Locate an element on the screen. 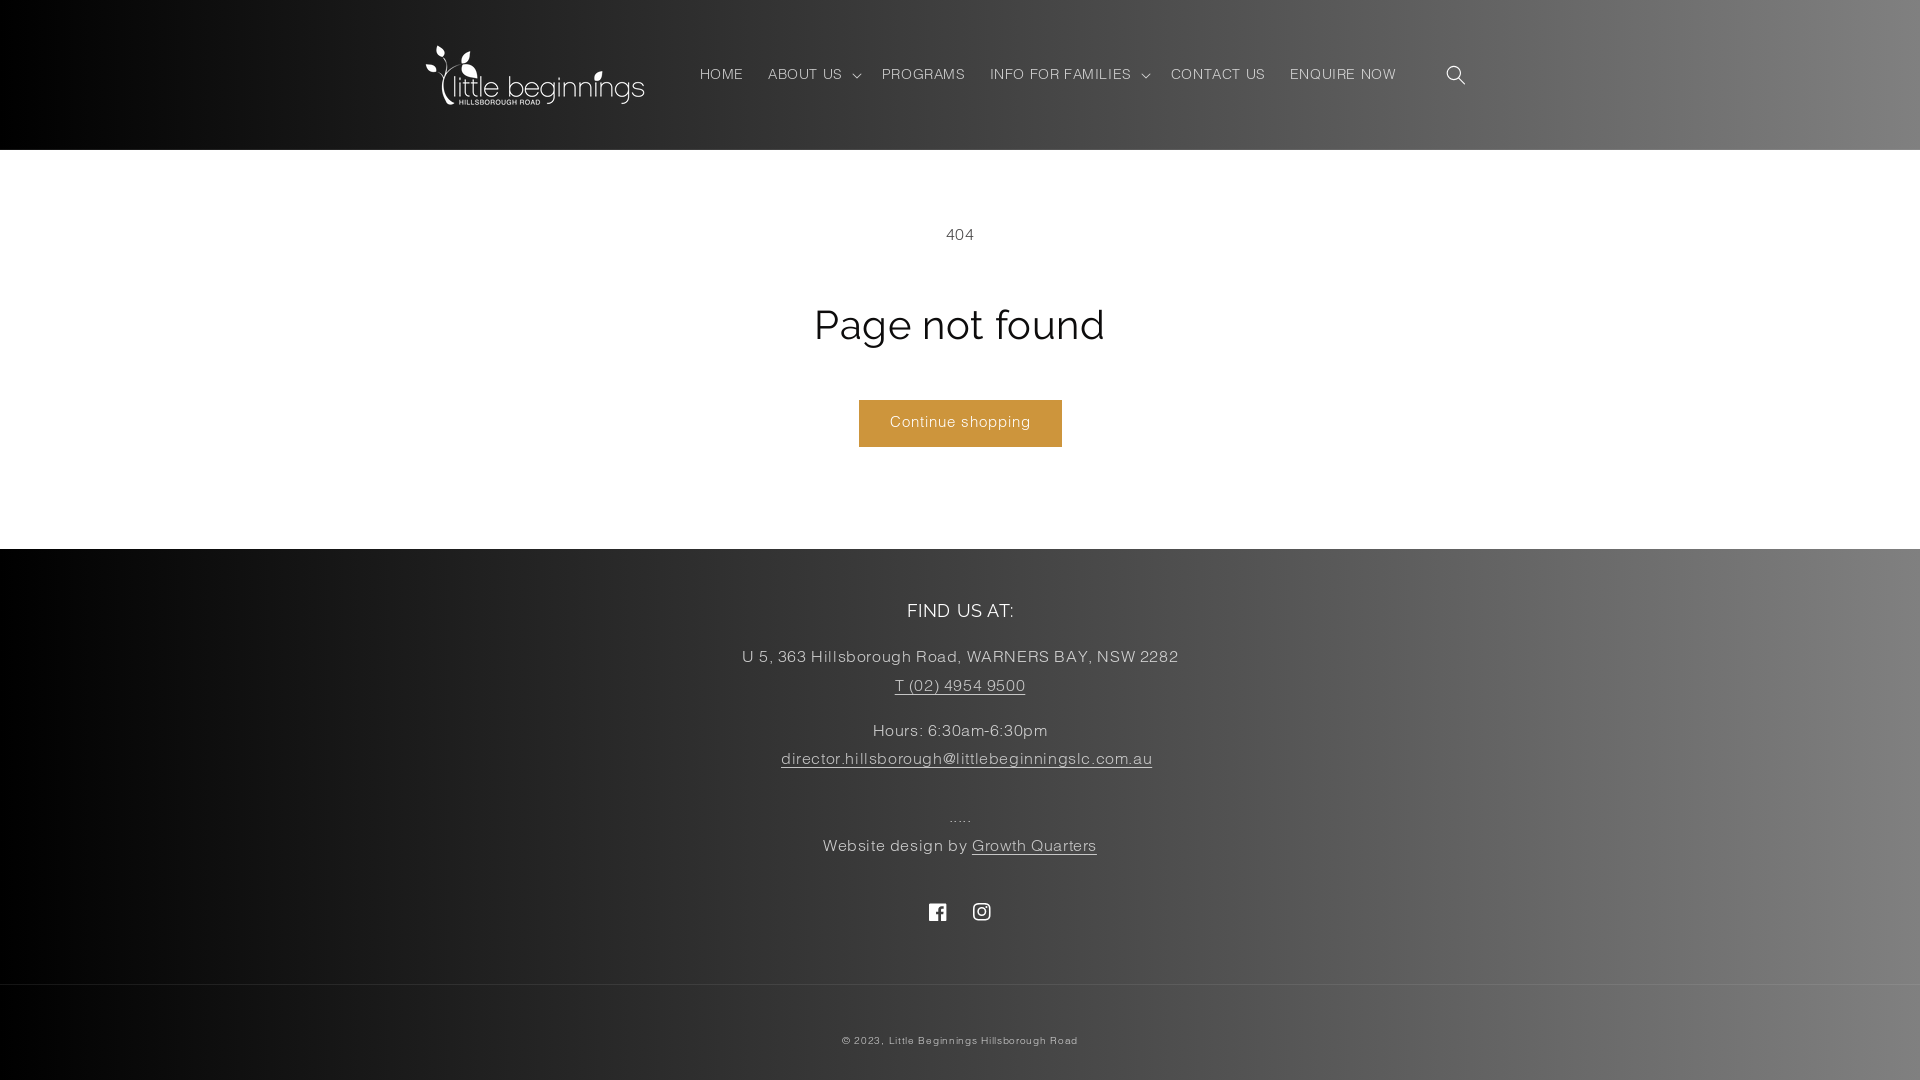 The width and height of the screenshot is (1920, 1080). 'Cart' is located at coordinates (1499, 72).